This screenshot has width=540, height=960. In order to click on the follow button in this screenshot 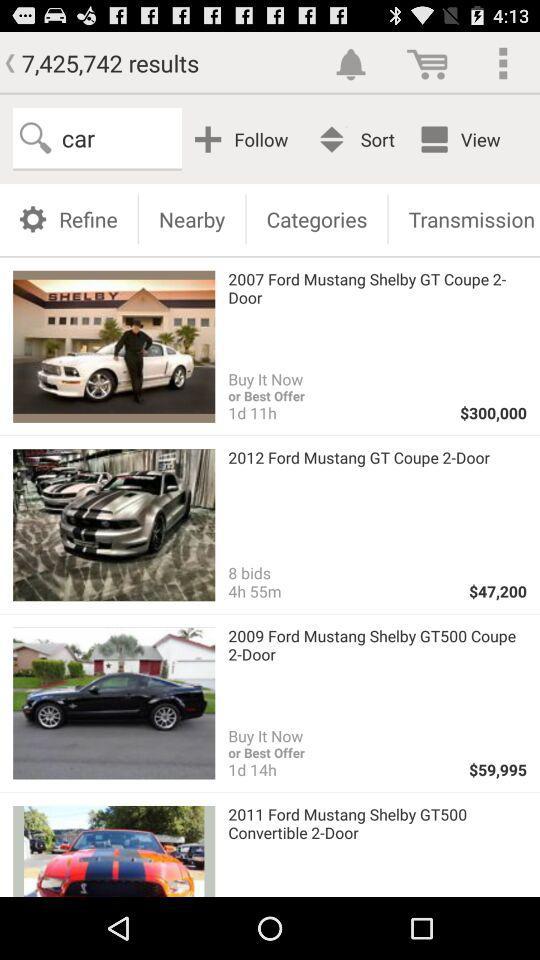, I will do `click(244, 138)`.